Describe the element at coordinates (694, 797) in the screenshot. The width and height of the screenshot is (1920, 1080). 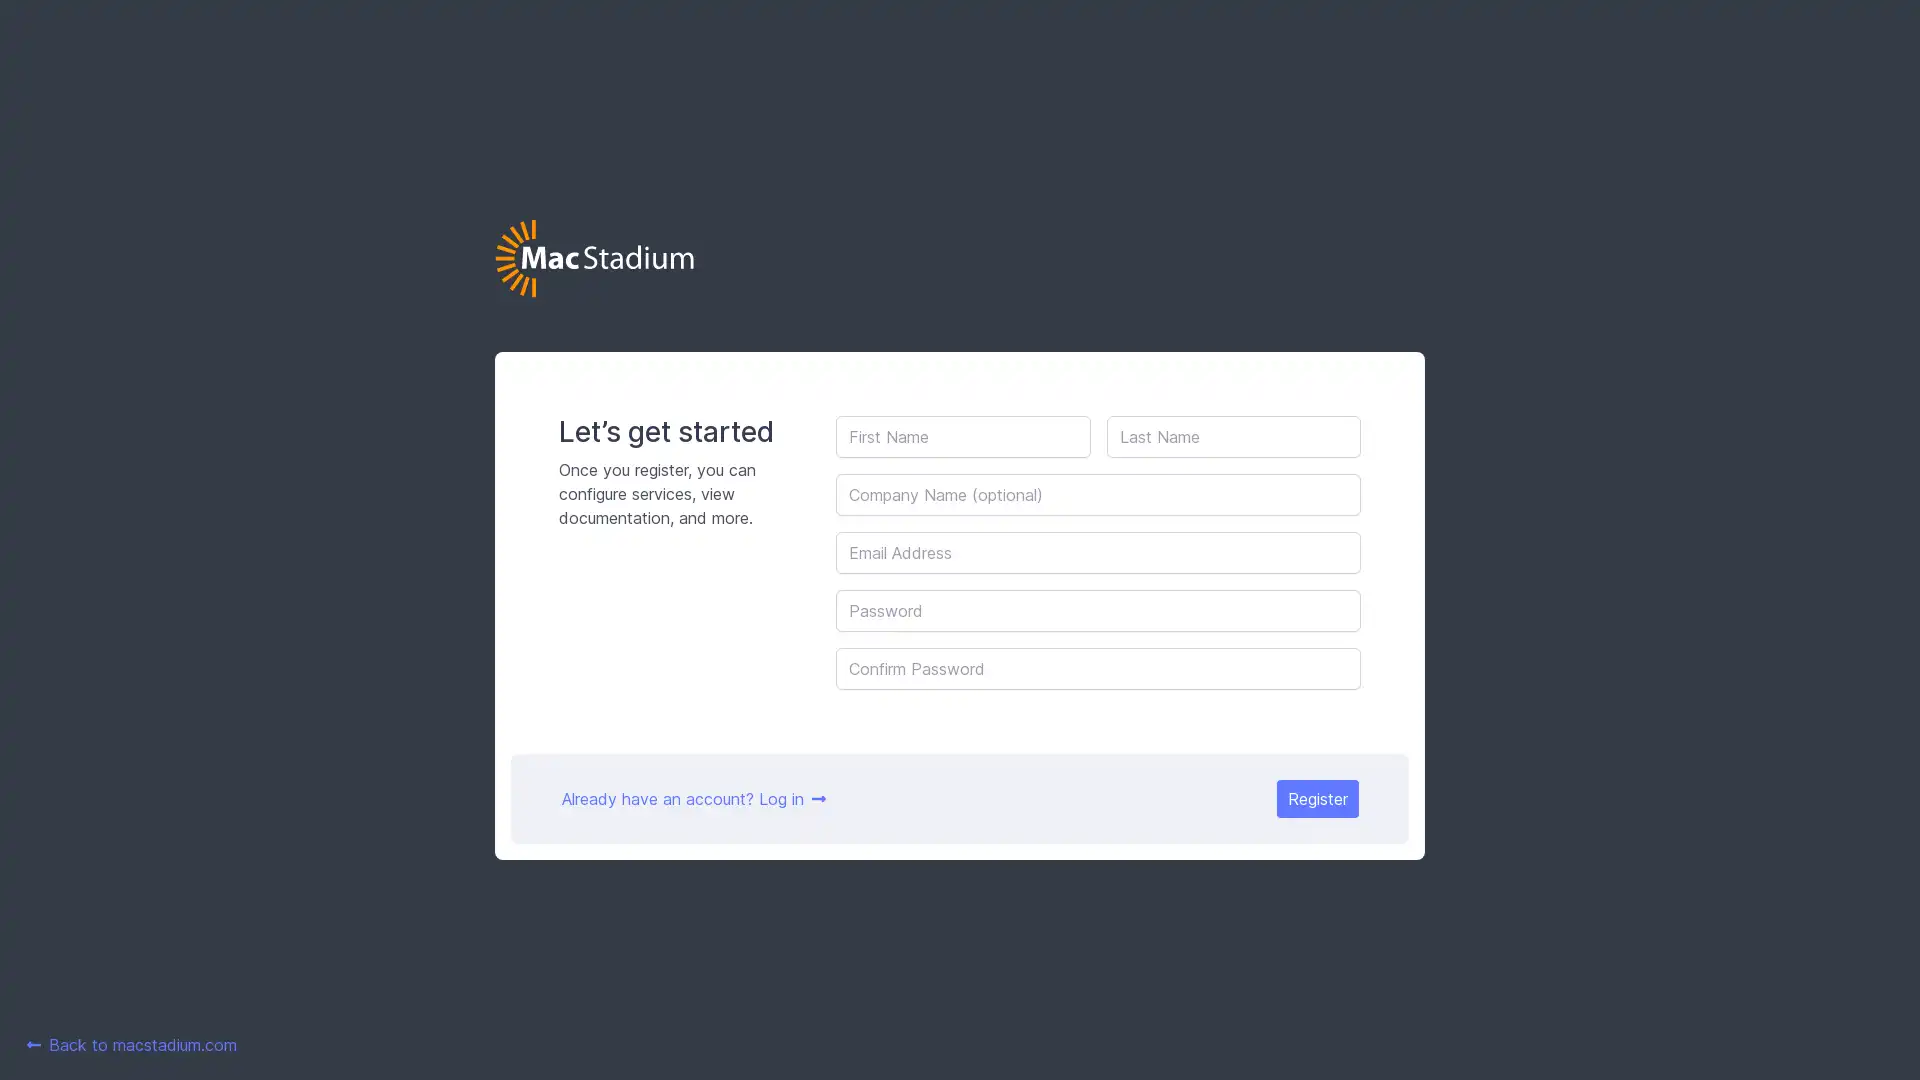
I see `Already have an account? Log in` at that location.